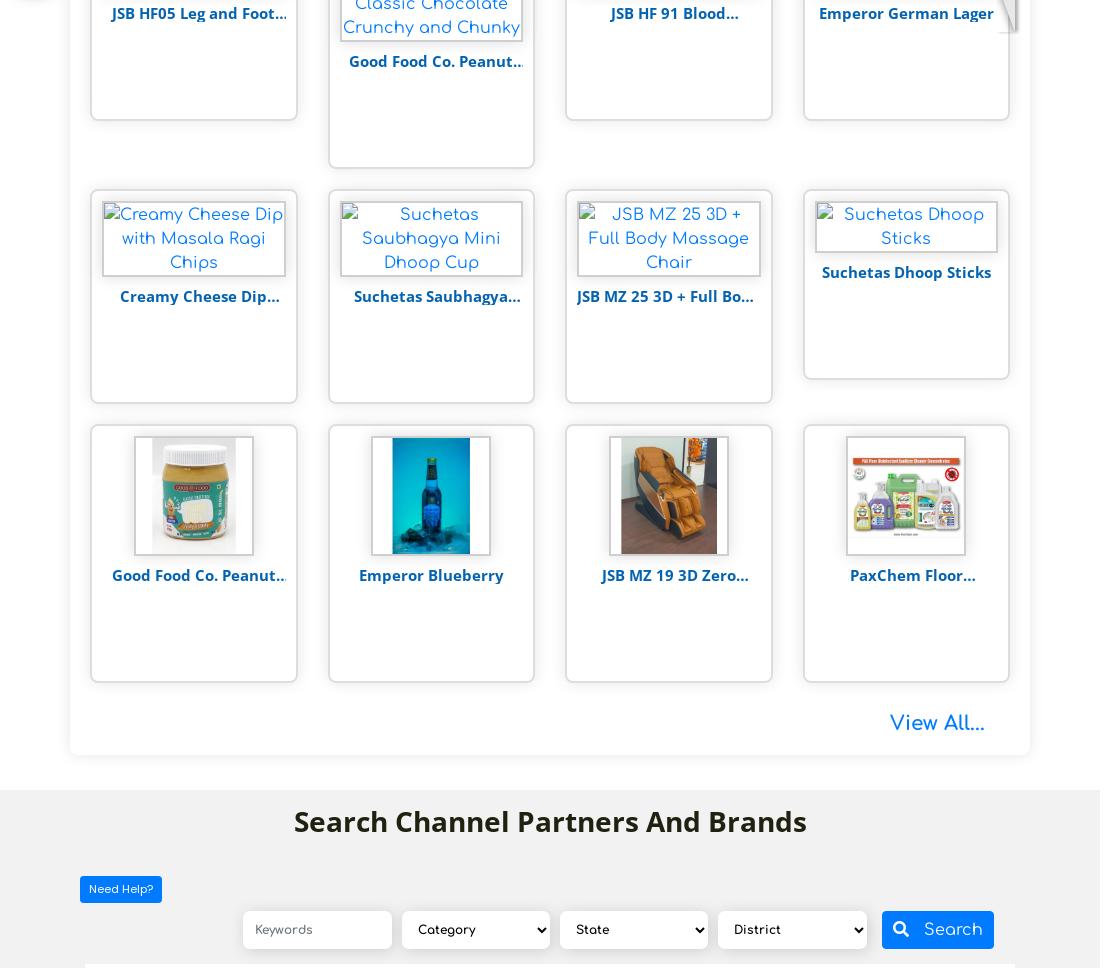  I want to click on 'Rs. 199', so click(451, 368).